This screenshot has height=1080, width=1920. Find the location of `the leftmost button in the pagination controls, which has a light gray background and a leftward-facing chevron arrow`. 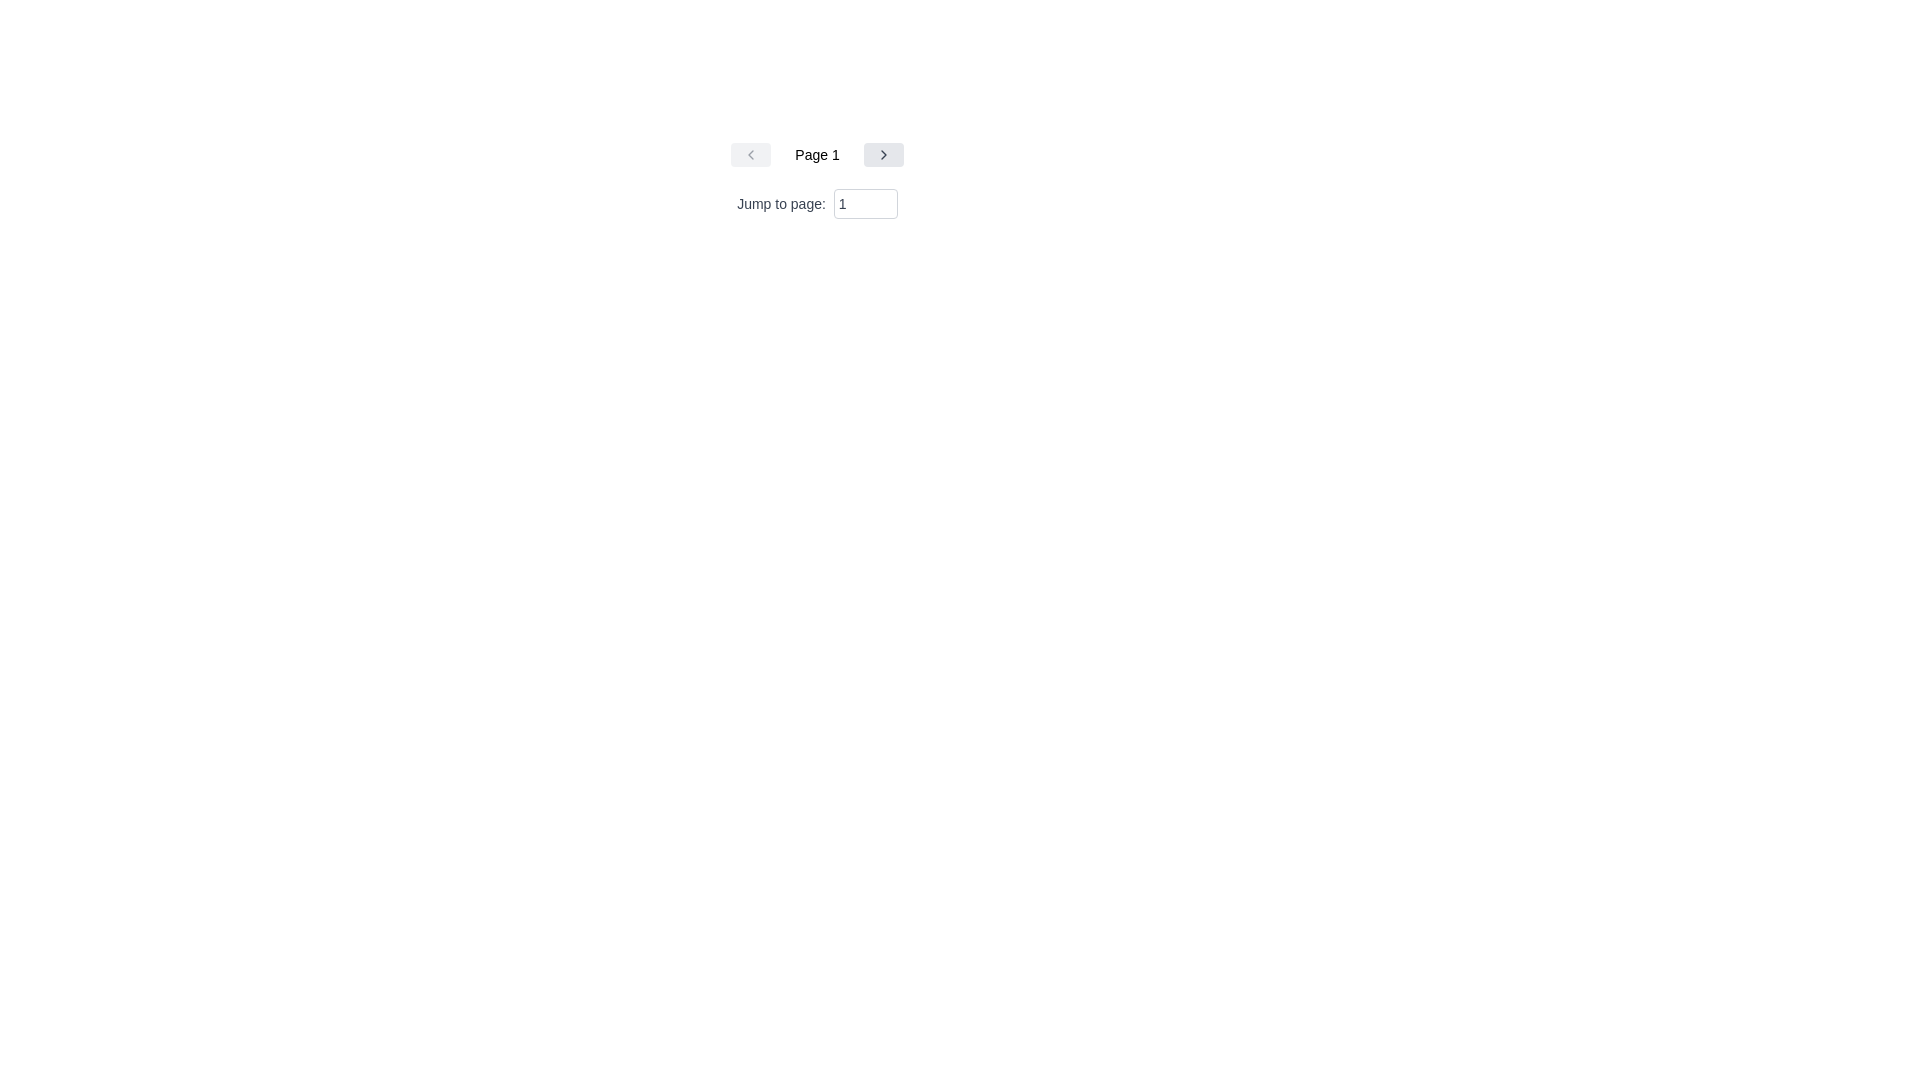

the leftmost button in the pagination controls, which has a light gray background and a leftward-facing chevron arrow is located at coordinates (750, 153).